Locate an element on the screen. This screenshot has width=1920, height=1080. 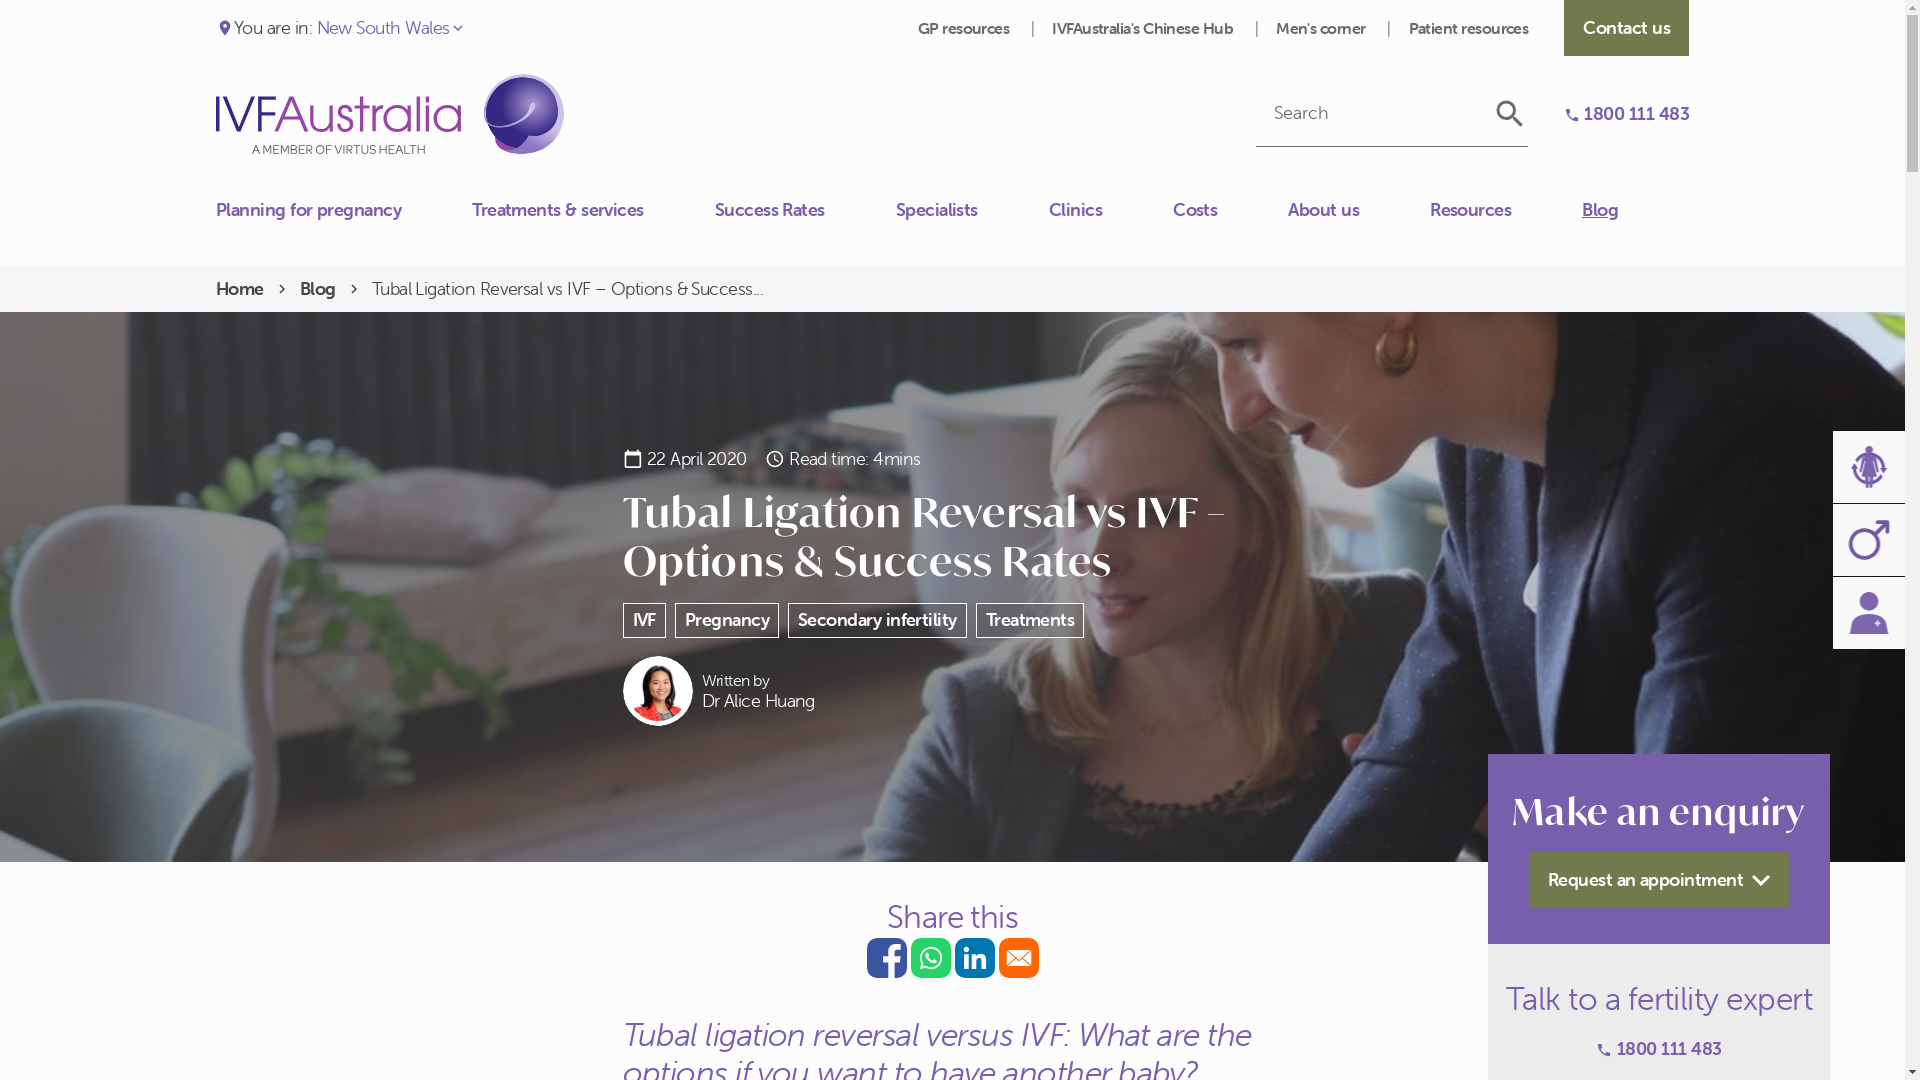
'Resources' is located at coordinates (1429, 209).